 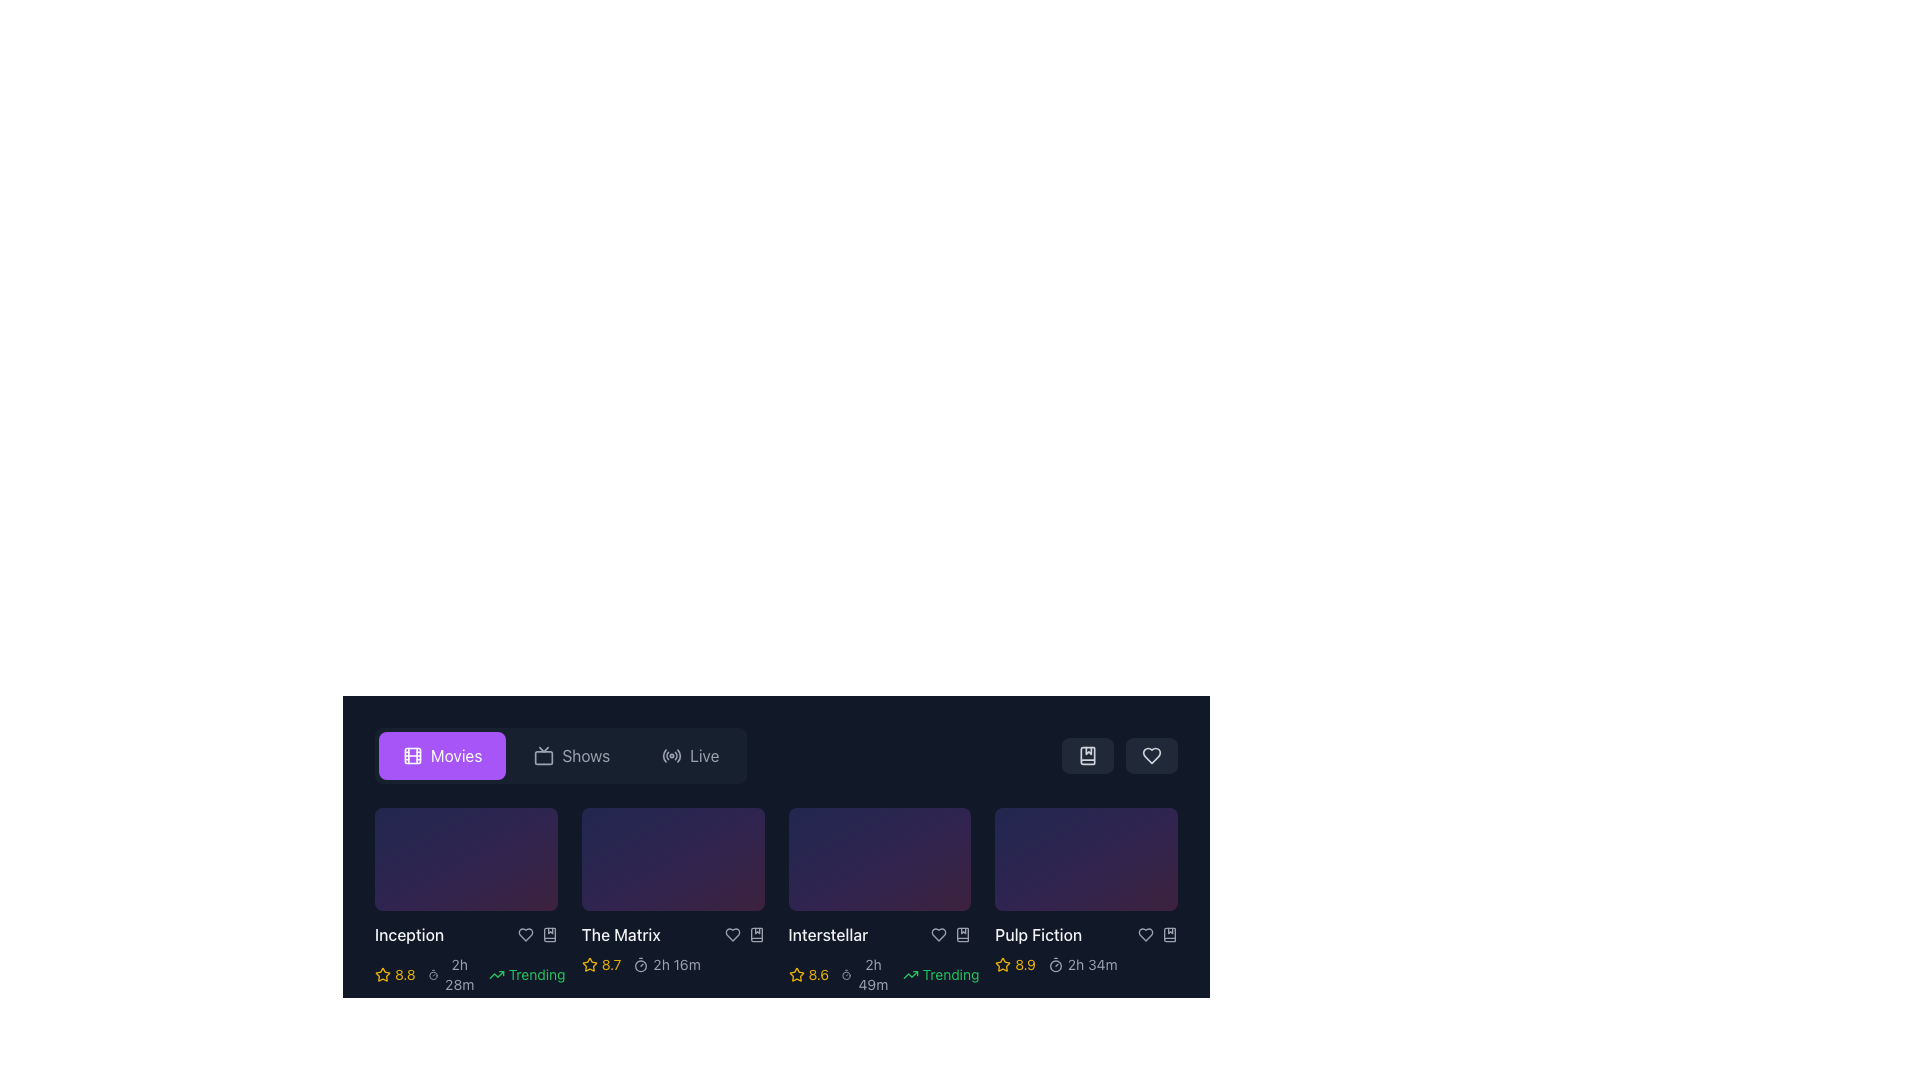 I want to click on the bookmark icon located at the bottom-right corner of the second movie card titled 'The Matrix', so click(x=549, y=934).